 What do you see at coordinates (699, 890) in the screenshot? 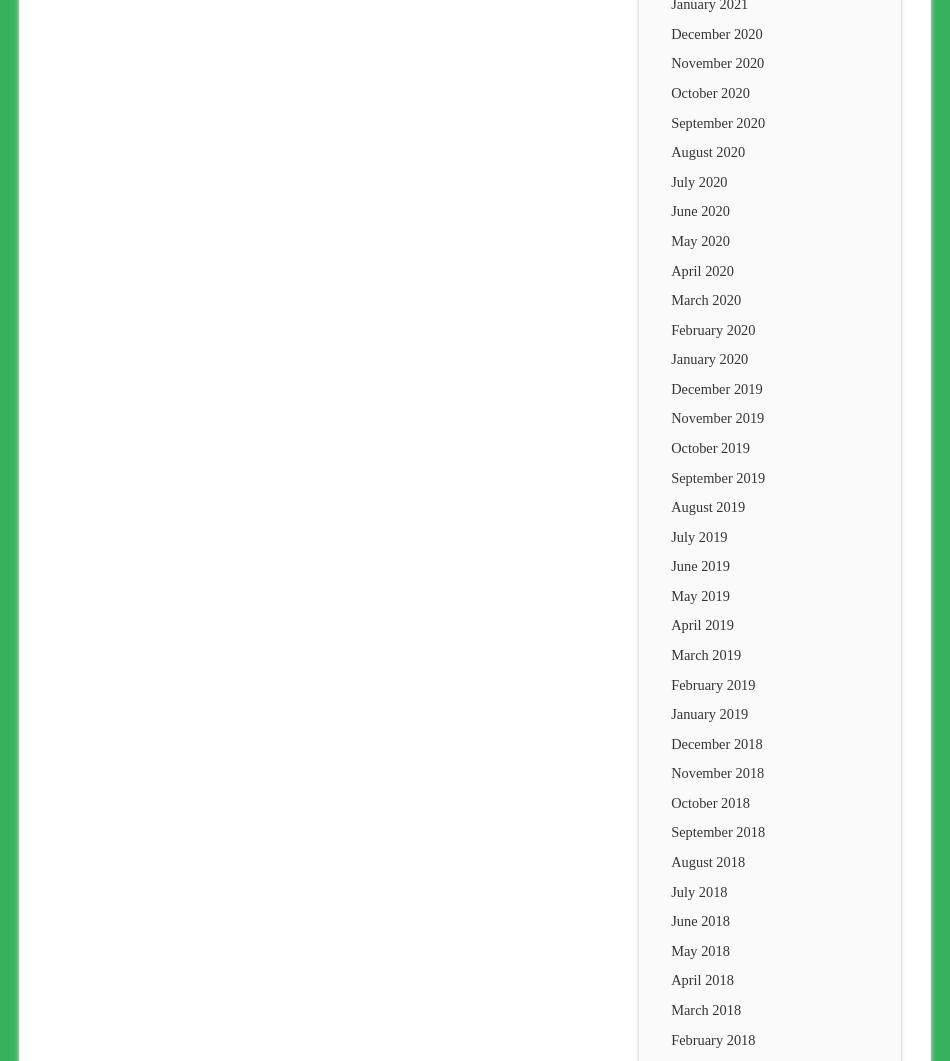
I see `'July 2018'` at bounding box center [699, 890].